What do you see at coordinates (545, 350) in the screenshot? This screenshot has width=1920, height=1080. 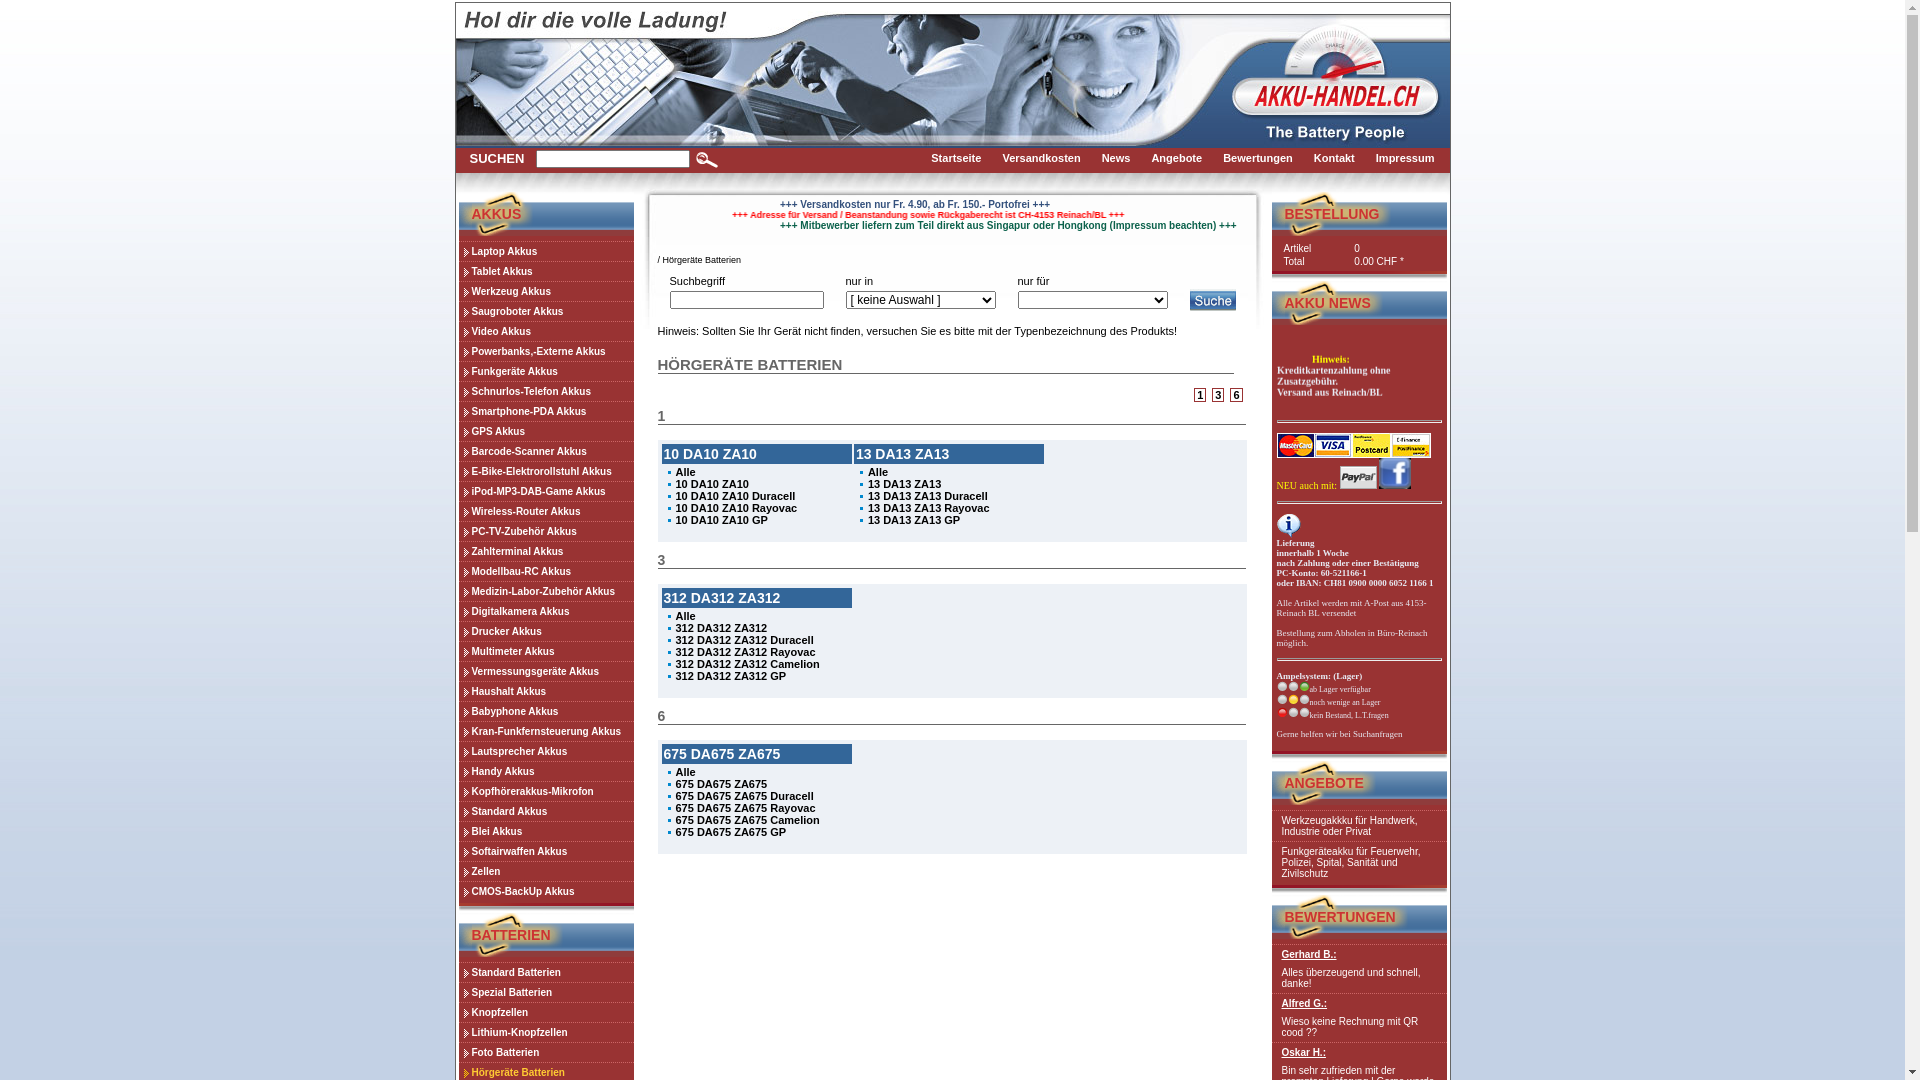 I see `'Powerbanks,-Externe Akkus'` at bounding box center [545, 350].